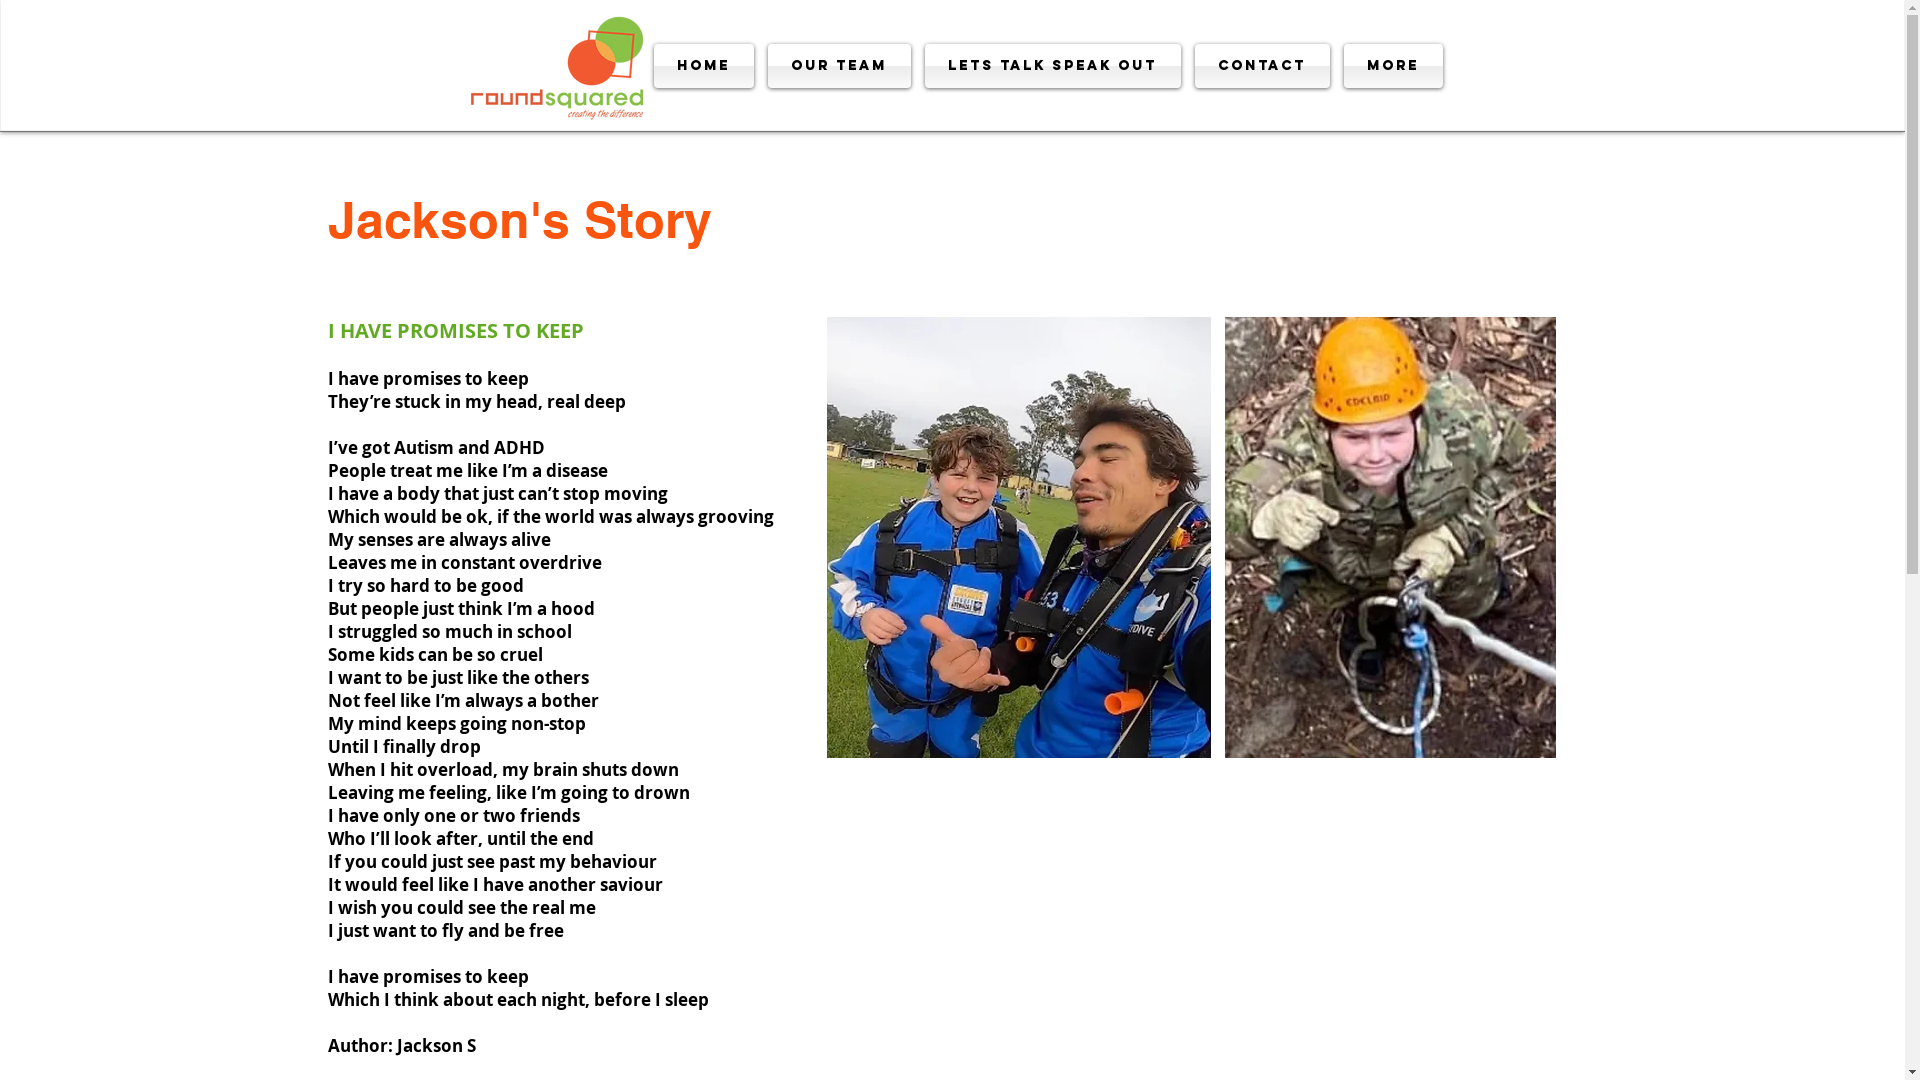 This screenshot has width=1920, height=1080. Describe the element at coordinates (1051, 64) in the screenshot. I see `'LETS TALK SPEAK OUT'` at that location.